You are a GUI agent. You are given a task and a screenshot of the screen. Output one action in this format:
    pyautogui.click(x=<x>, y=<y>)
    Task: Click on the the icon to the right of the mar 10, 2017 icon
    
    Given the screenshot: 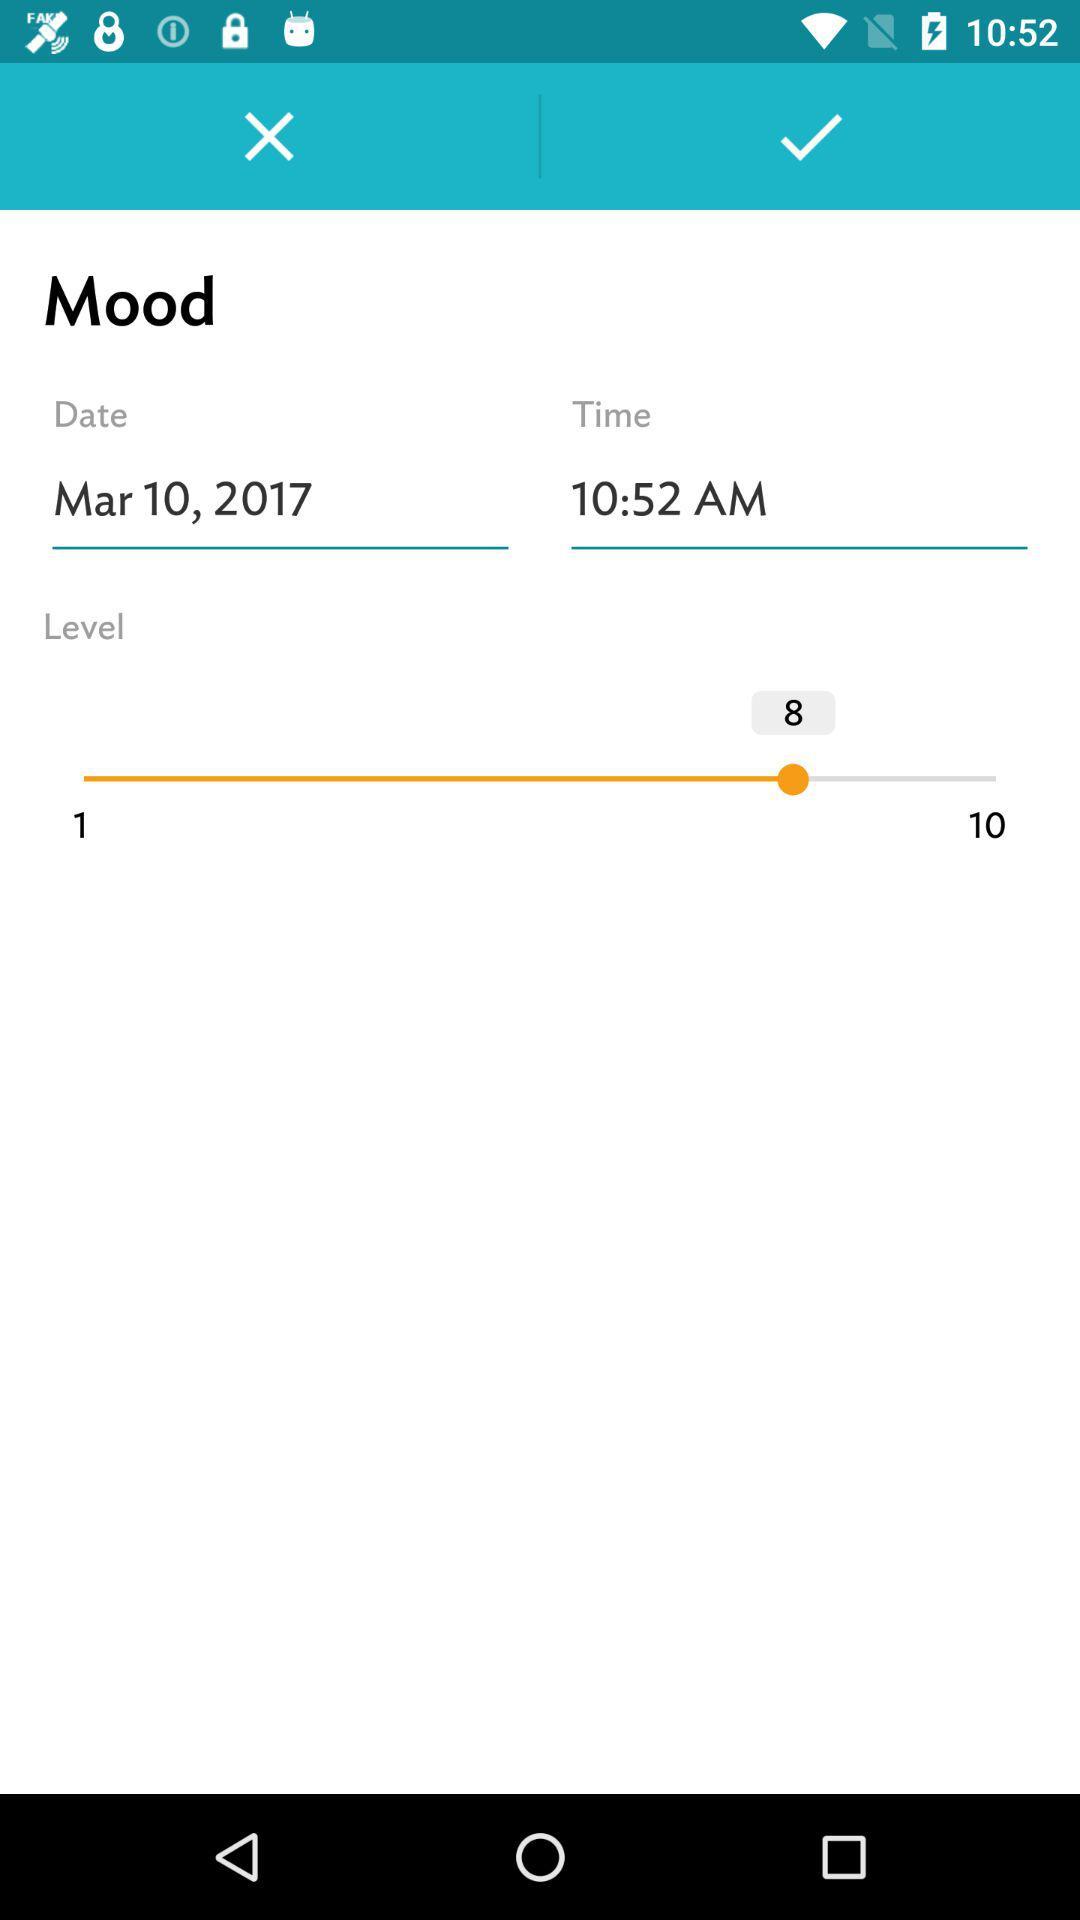 What is the action you would take?
    pyautogui.click(x=798, y=499)
    